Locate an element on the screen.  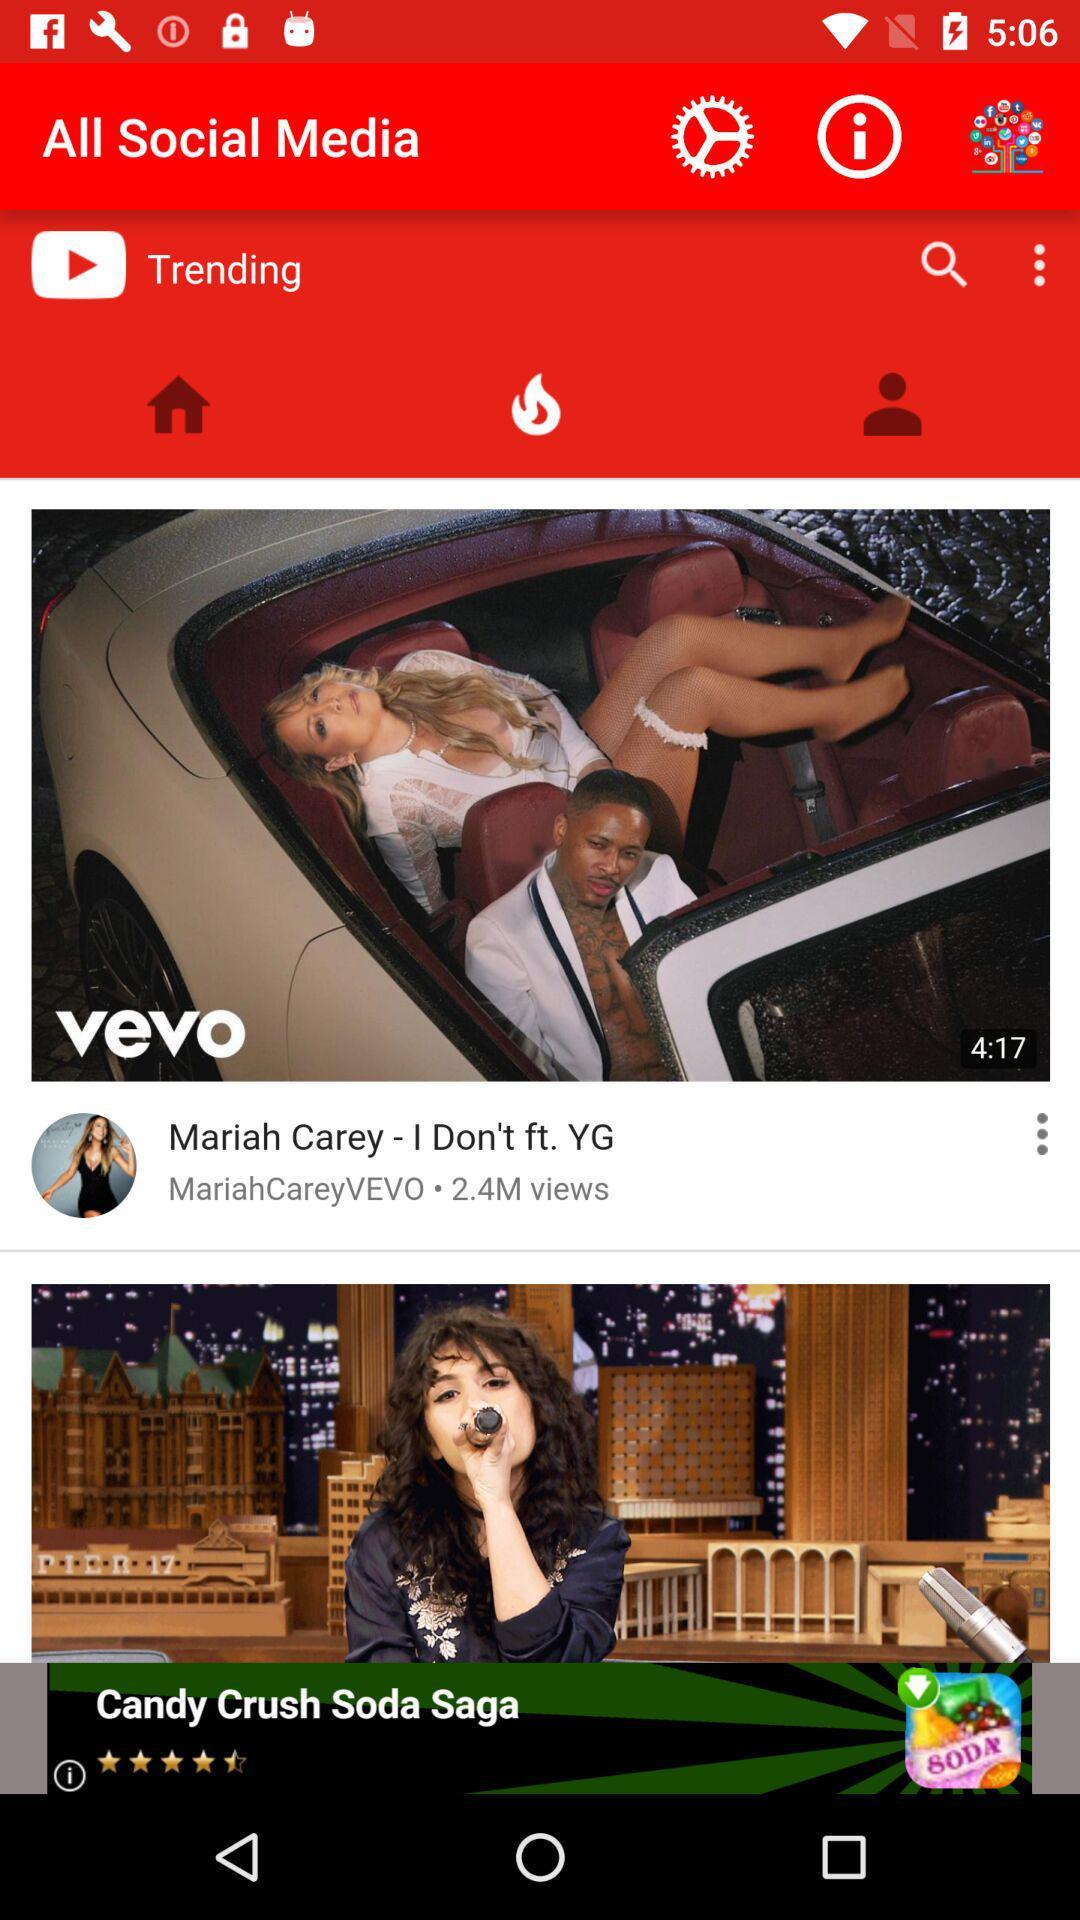
install app is located at coordinates (538, 1727).